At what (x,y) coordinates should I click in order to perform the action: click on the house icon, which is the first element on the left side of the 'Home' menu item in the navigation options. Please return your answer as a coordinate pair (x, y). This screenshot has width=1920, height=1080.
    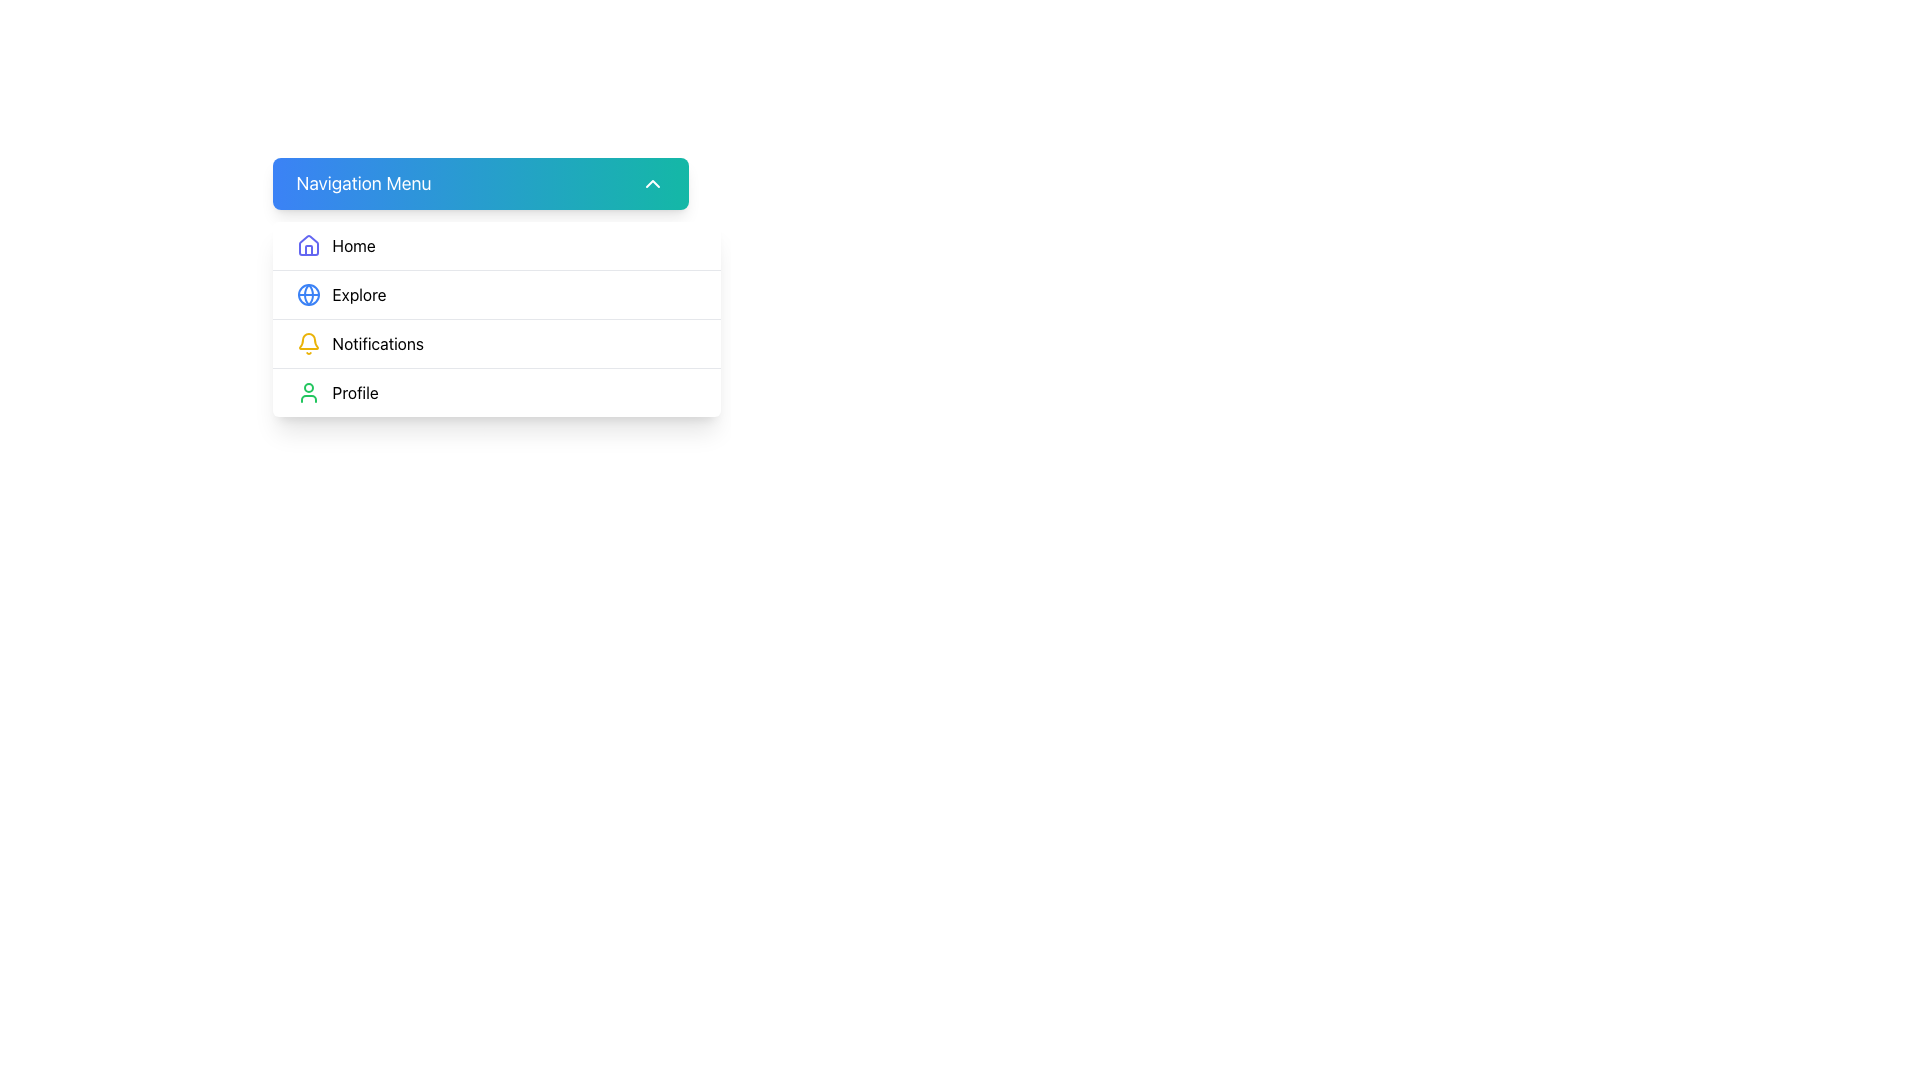
    Looking at the image, I should click on (307, 244).